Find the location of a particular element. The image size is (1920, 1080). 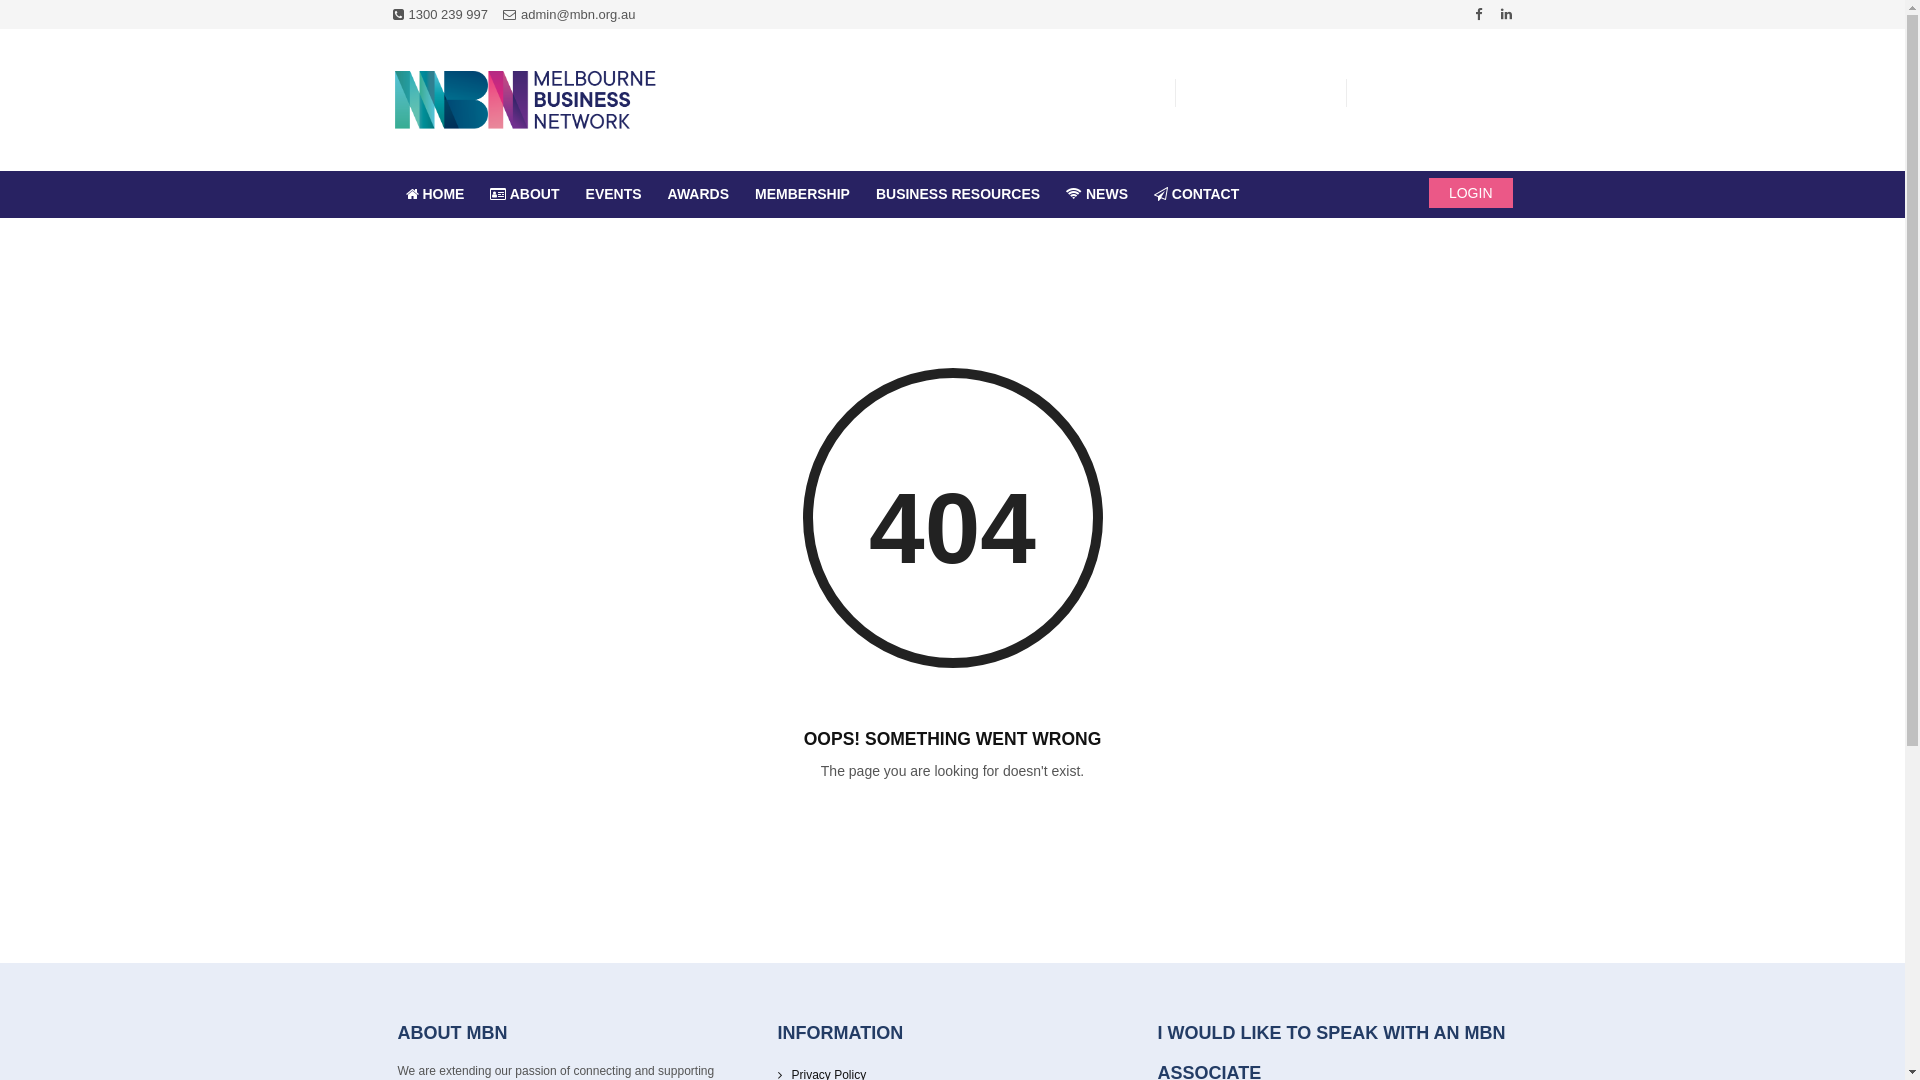

'LOGIN' is located at coordinates (1470, 192).